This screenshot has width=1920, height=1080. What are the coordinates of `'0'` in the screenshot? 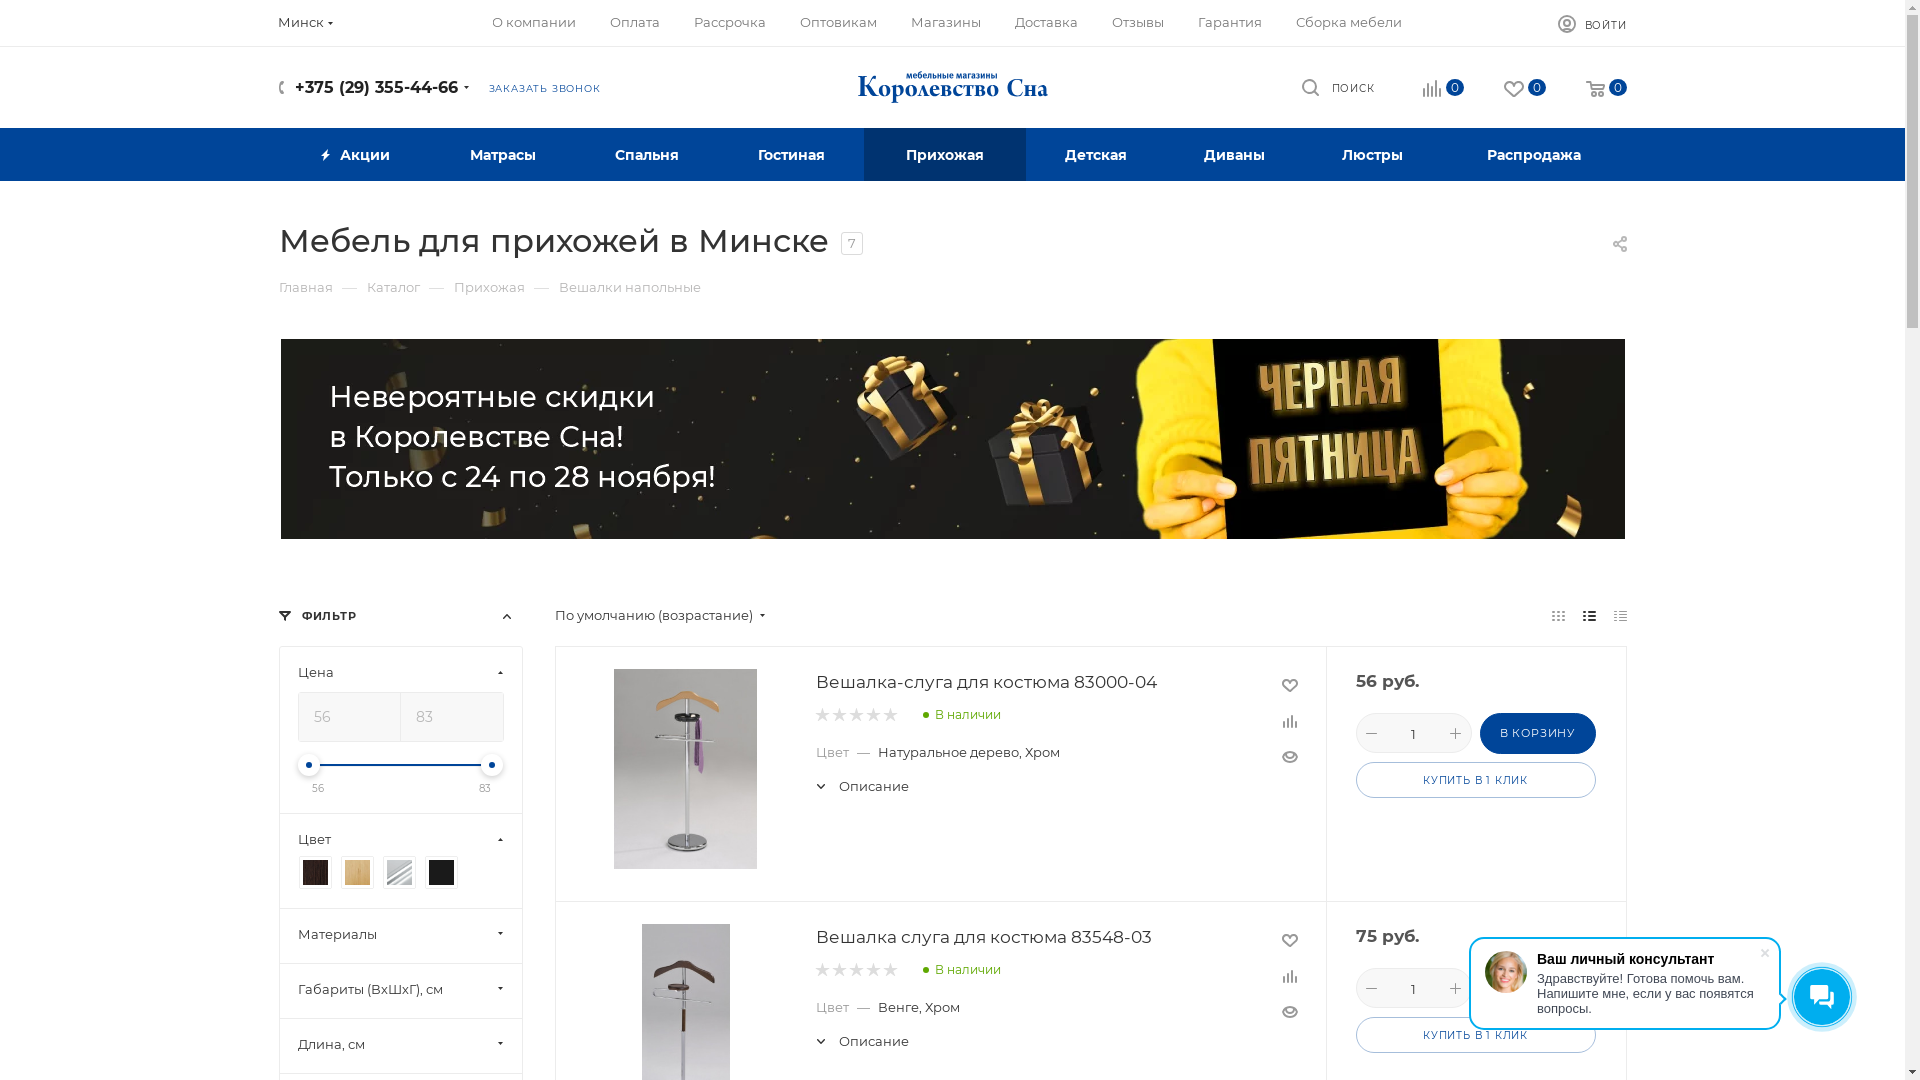 It's located at (1524, 90).